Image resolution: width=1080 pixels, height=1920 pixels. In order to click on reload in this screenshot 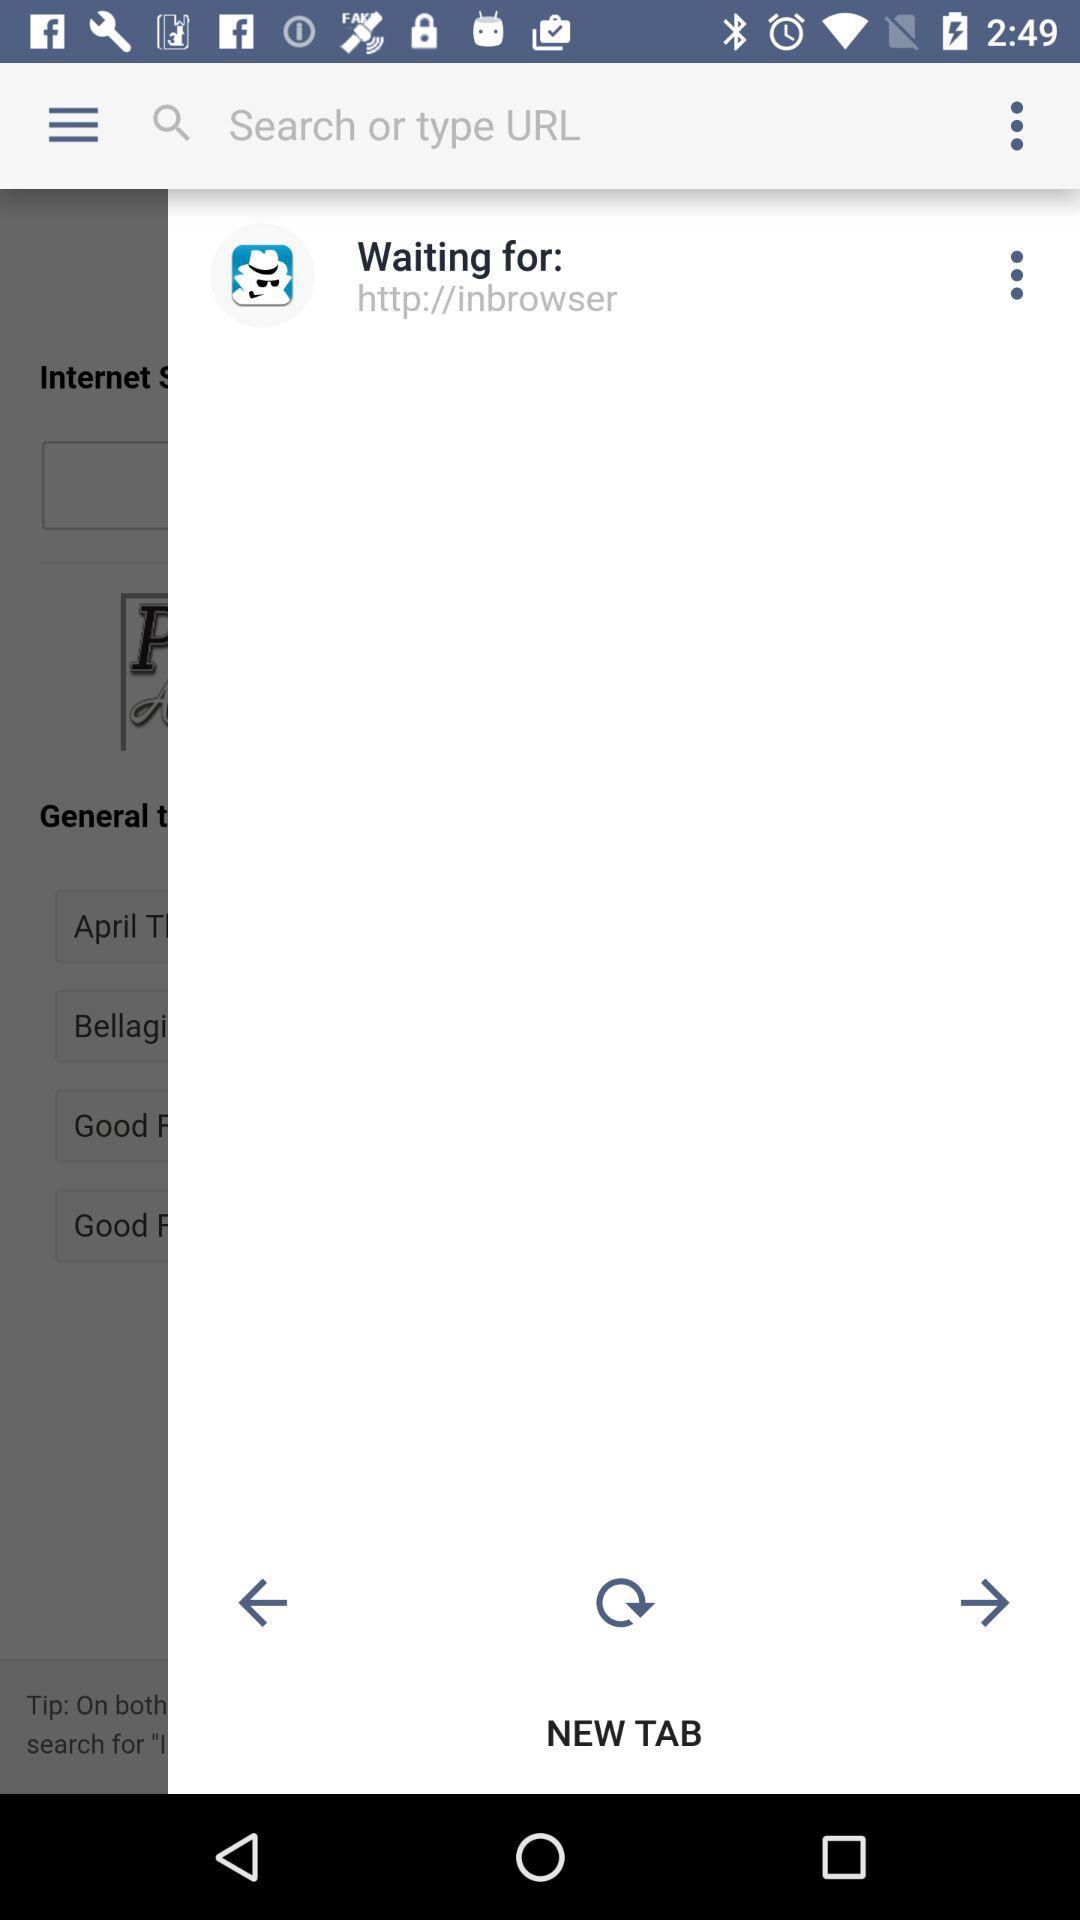, I will do `click(623, 1603)`.